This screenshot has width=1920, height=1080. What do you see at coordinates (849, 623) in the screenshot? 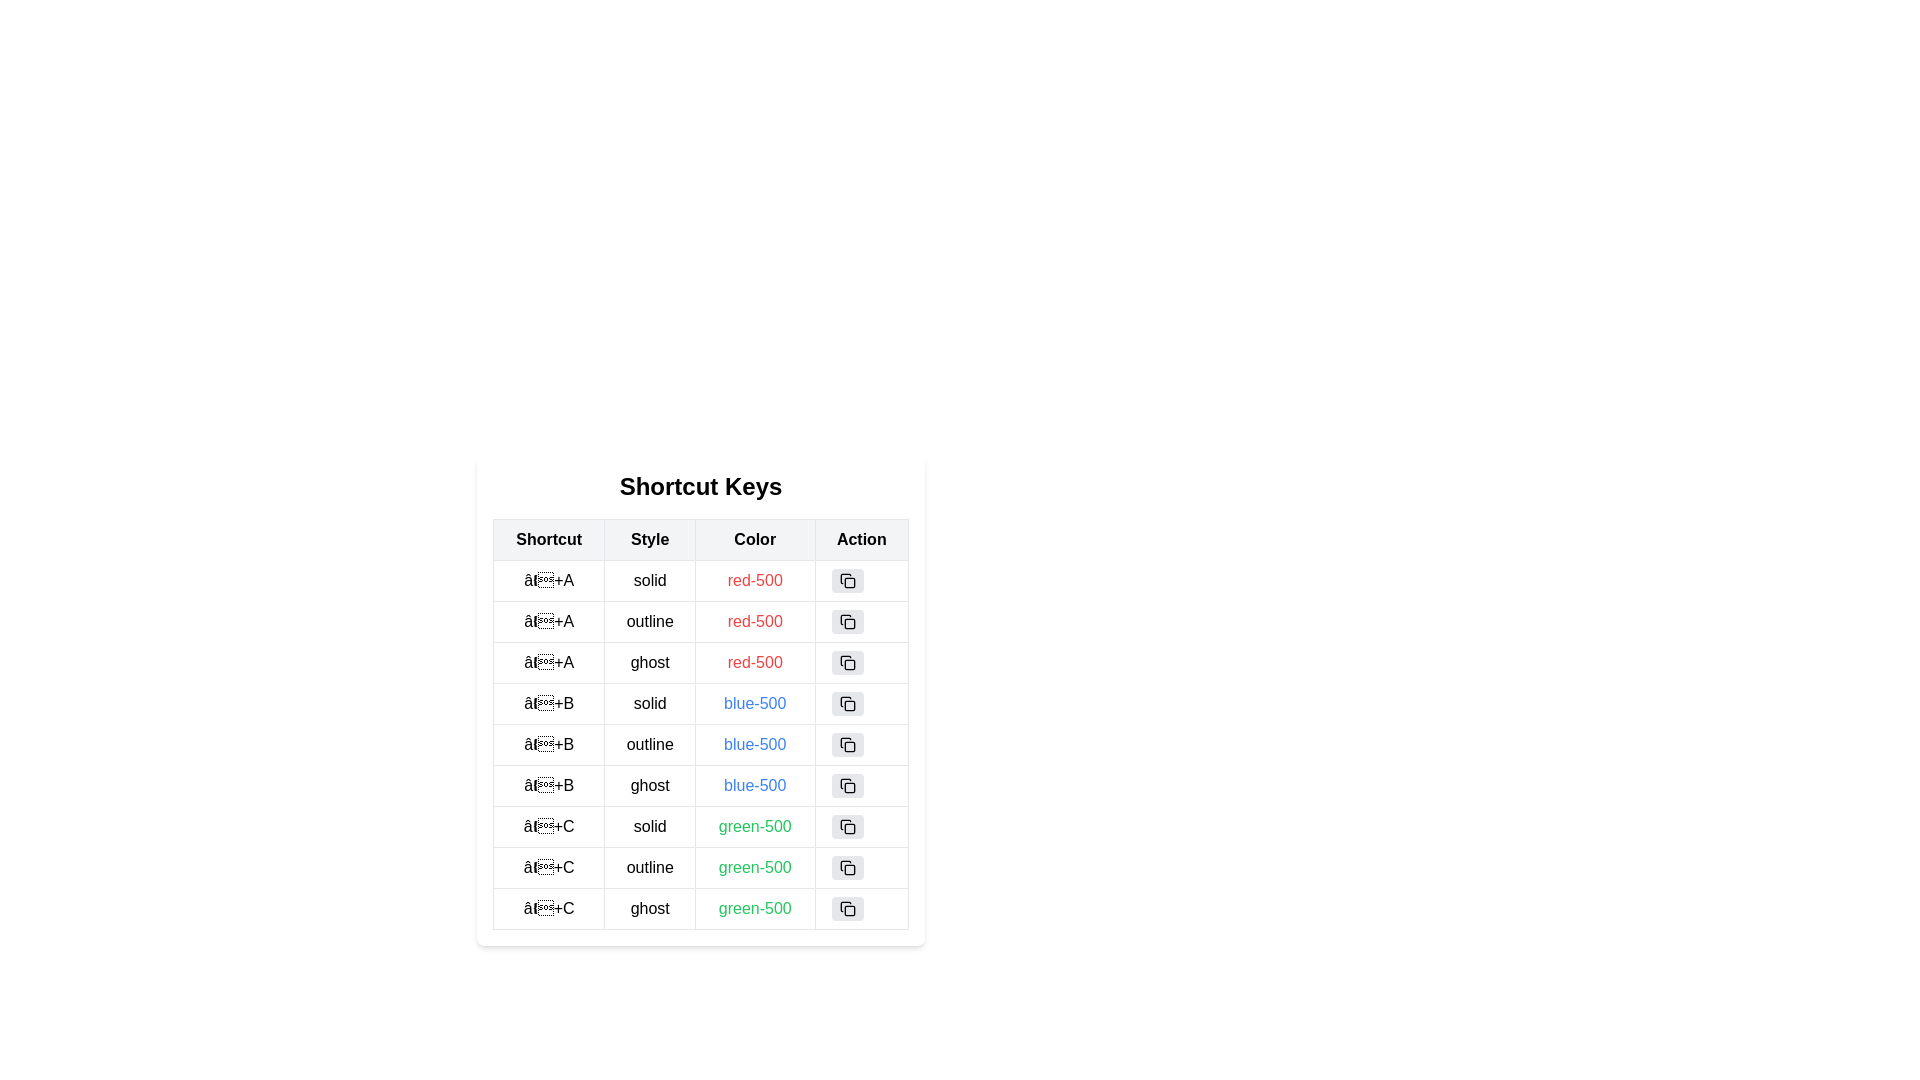
I see `the rounded rectangle part of the 'copy' function icon in the 'Shortcut Keys' table, which is visually central among the sub-elements of the icon` at bounding box center [849, 623].